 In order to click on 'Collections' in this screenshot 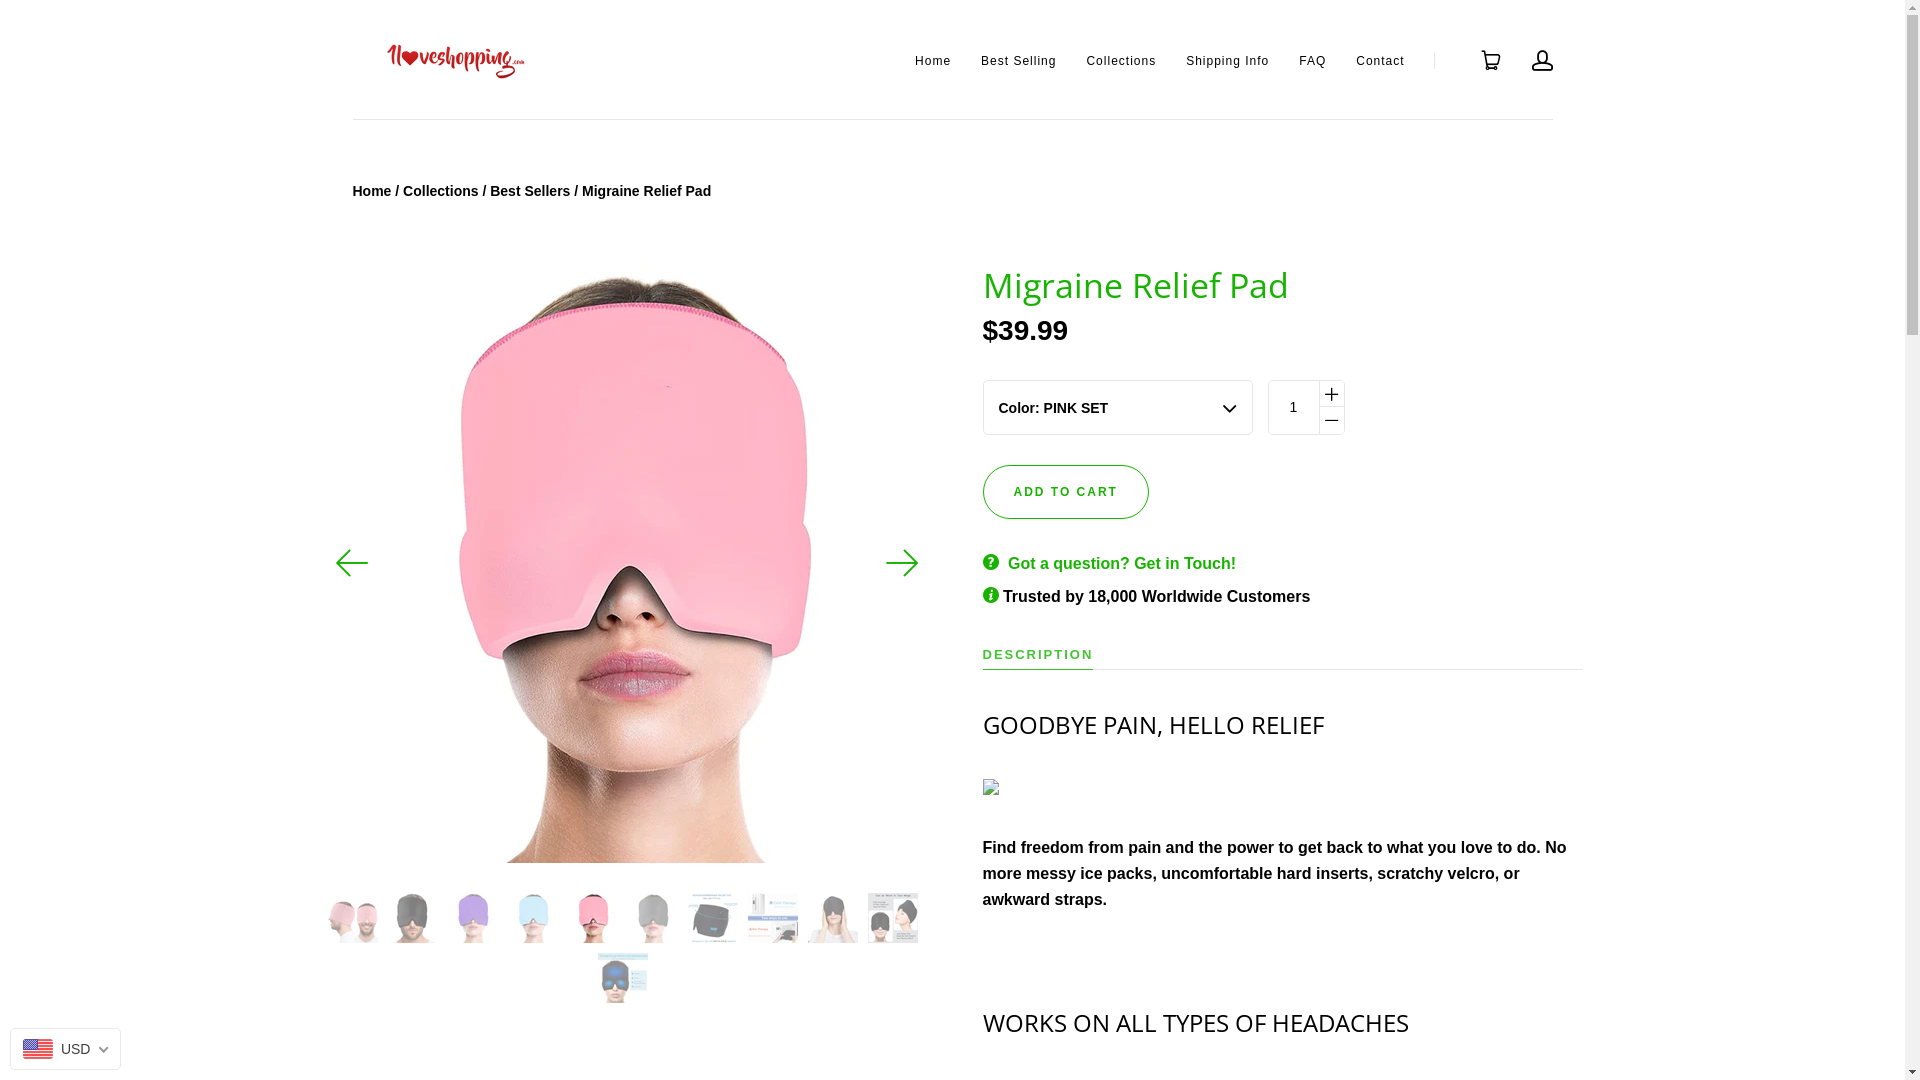, I will do `click(439, 191)`.